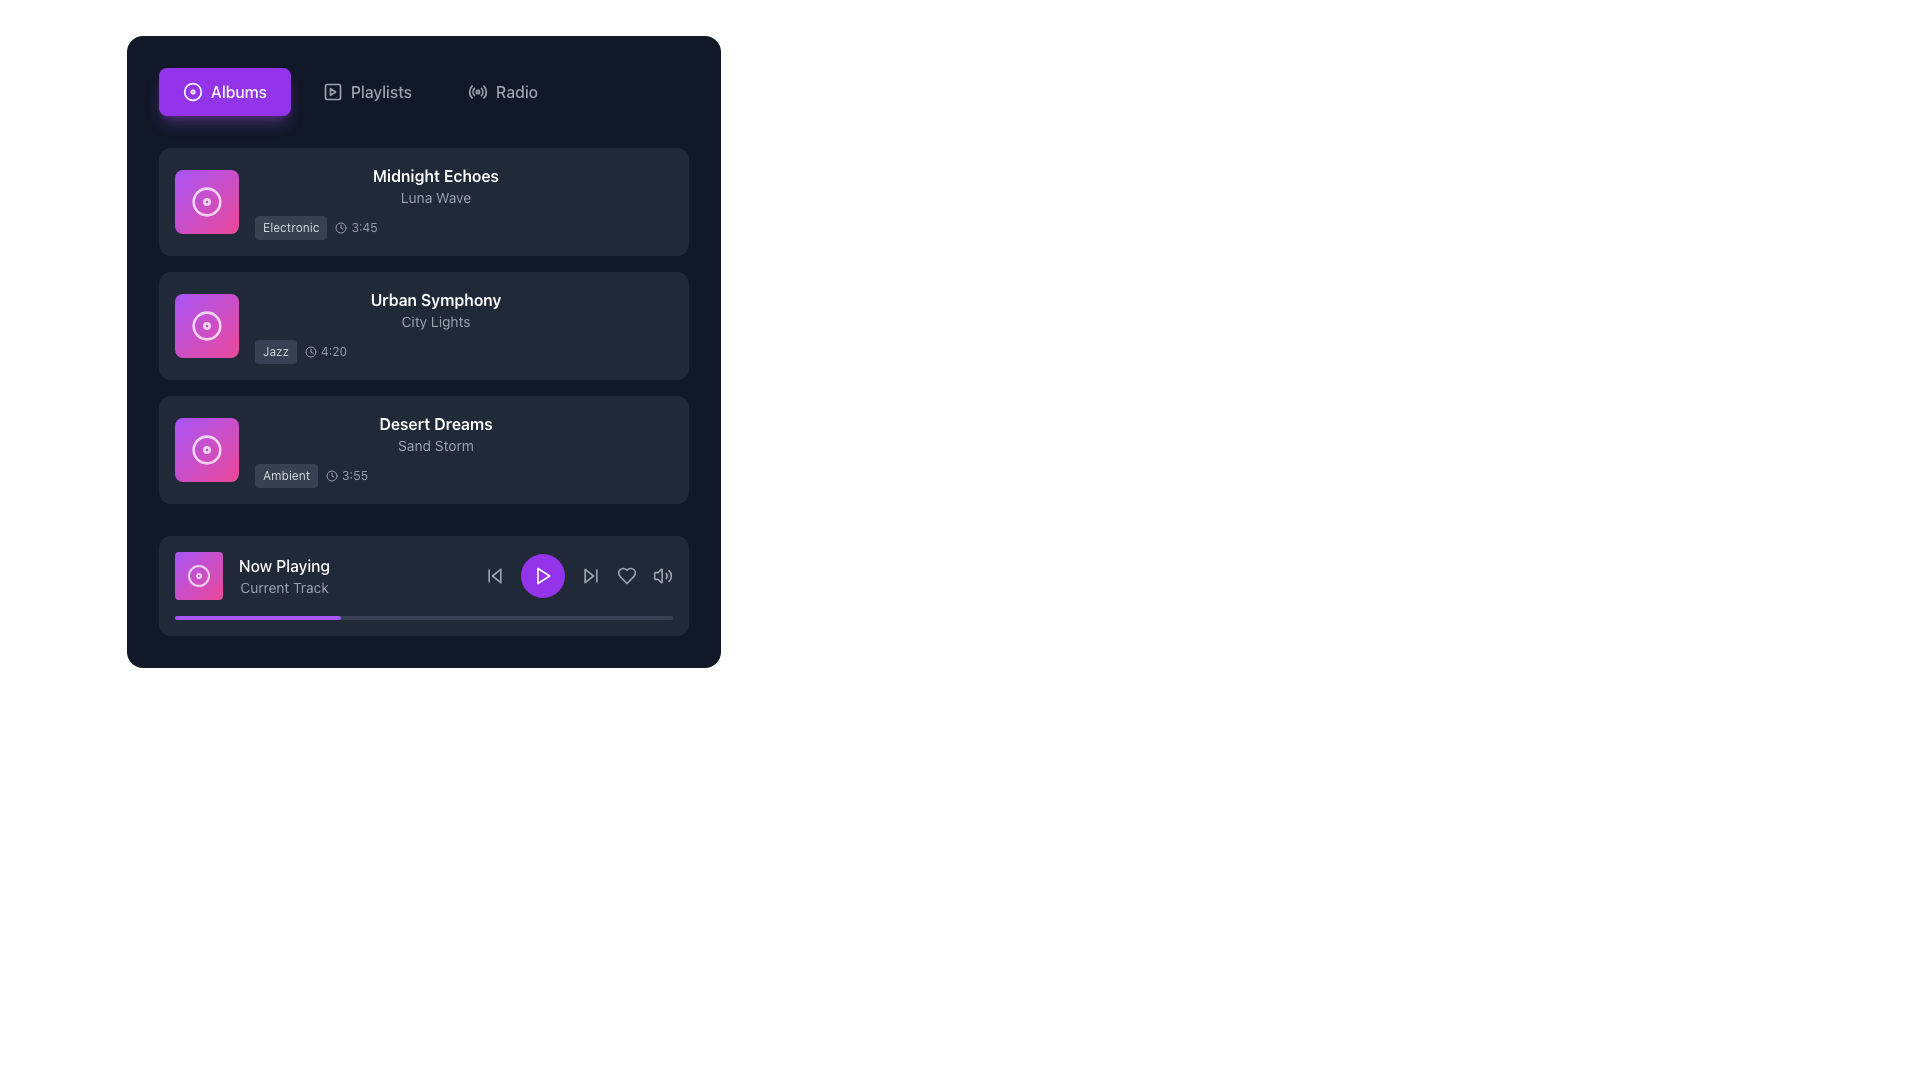 Image resolution: width=1920 pixels, height=1080 pixels. What do you see at coordinates (206, 325) in the screenshot?
I see `the vibrant gradient Icon button with a circular outline and filled circle at its center, located above the text 'Urban Symphony' and 'City Lights'` at bounding box center [206, 325].